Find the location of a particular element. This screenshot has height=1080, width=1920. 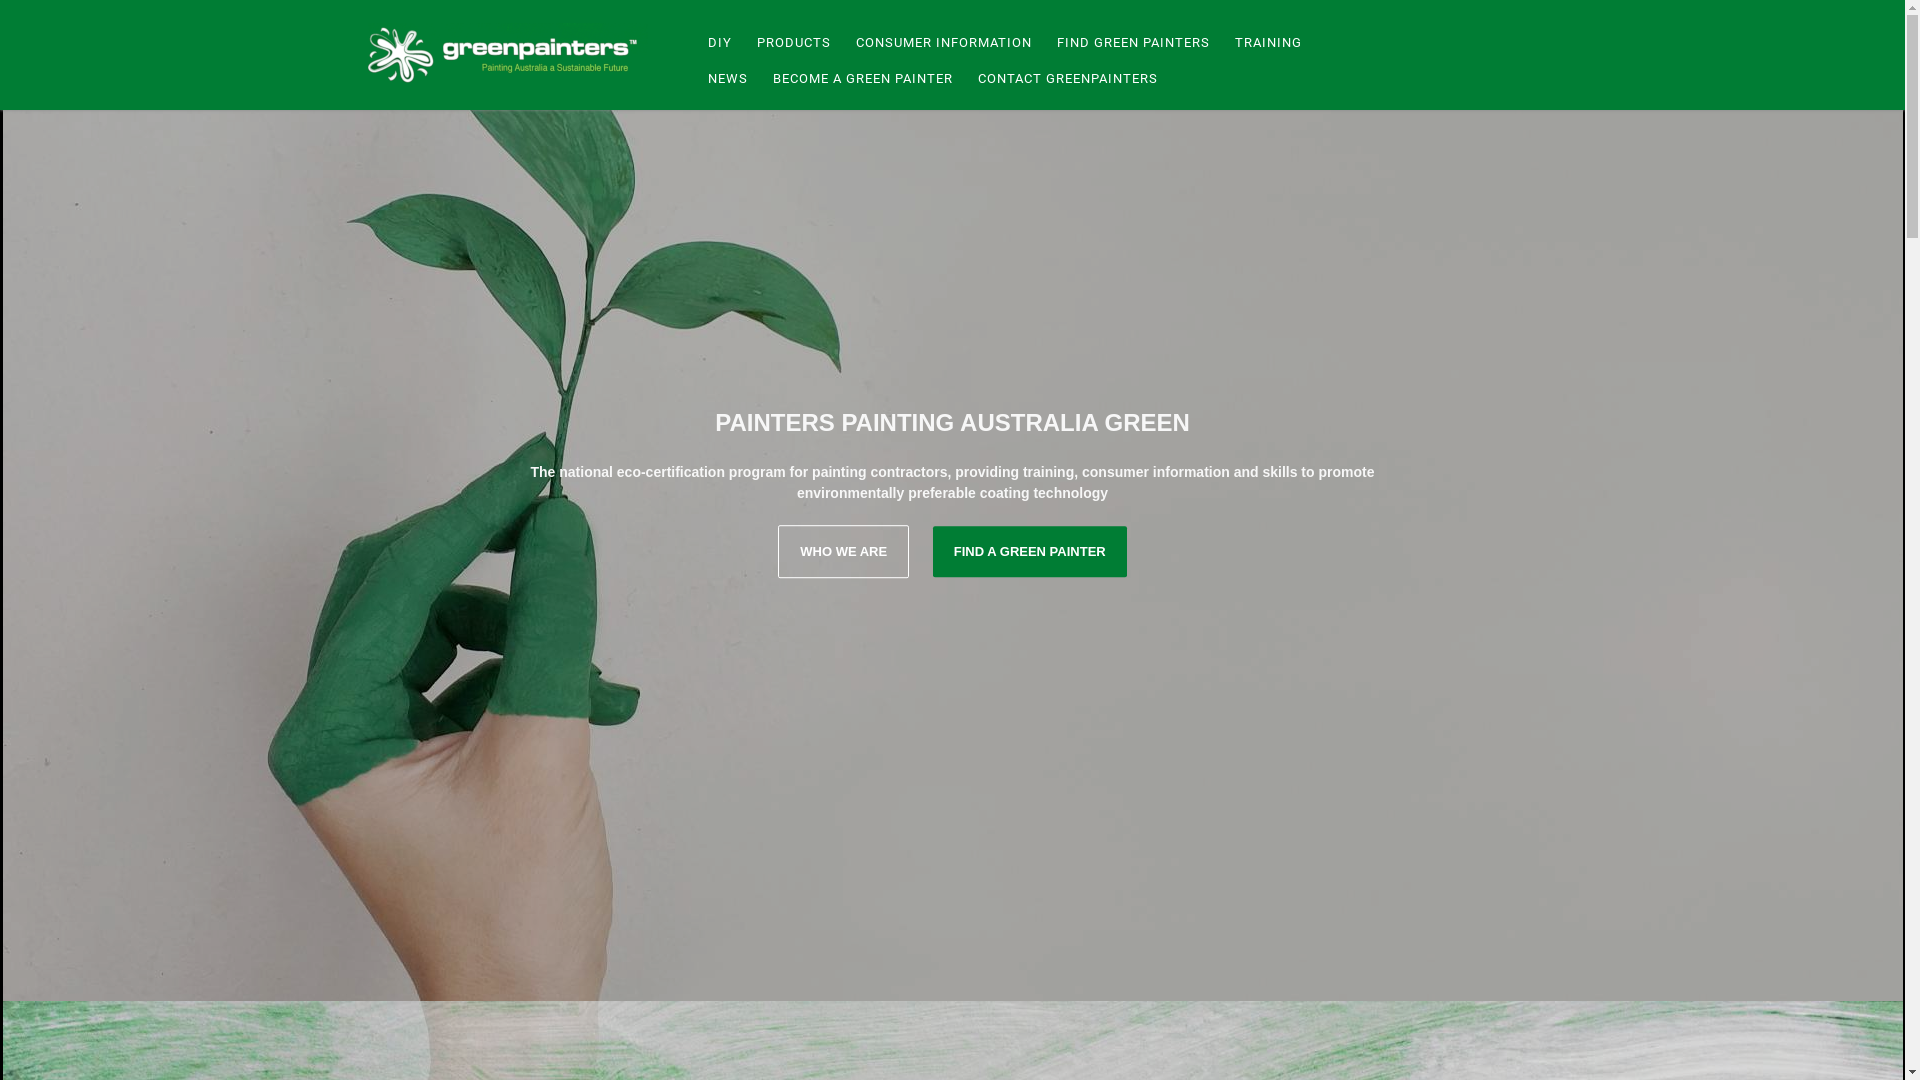

'FIND A GREEN PAINTER' is located at coordinates (1030, 551).